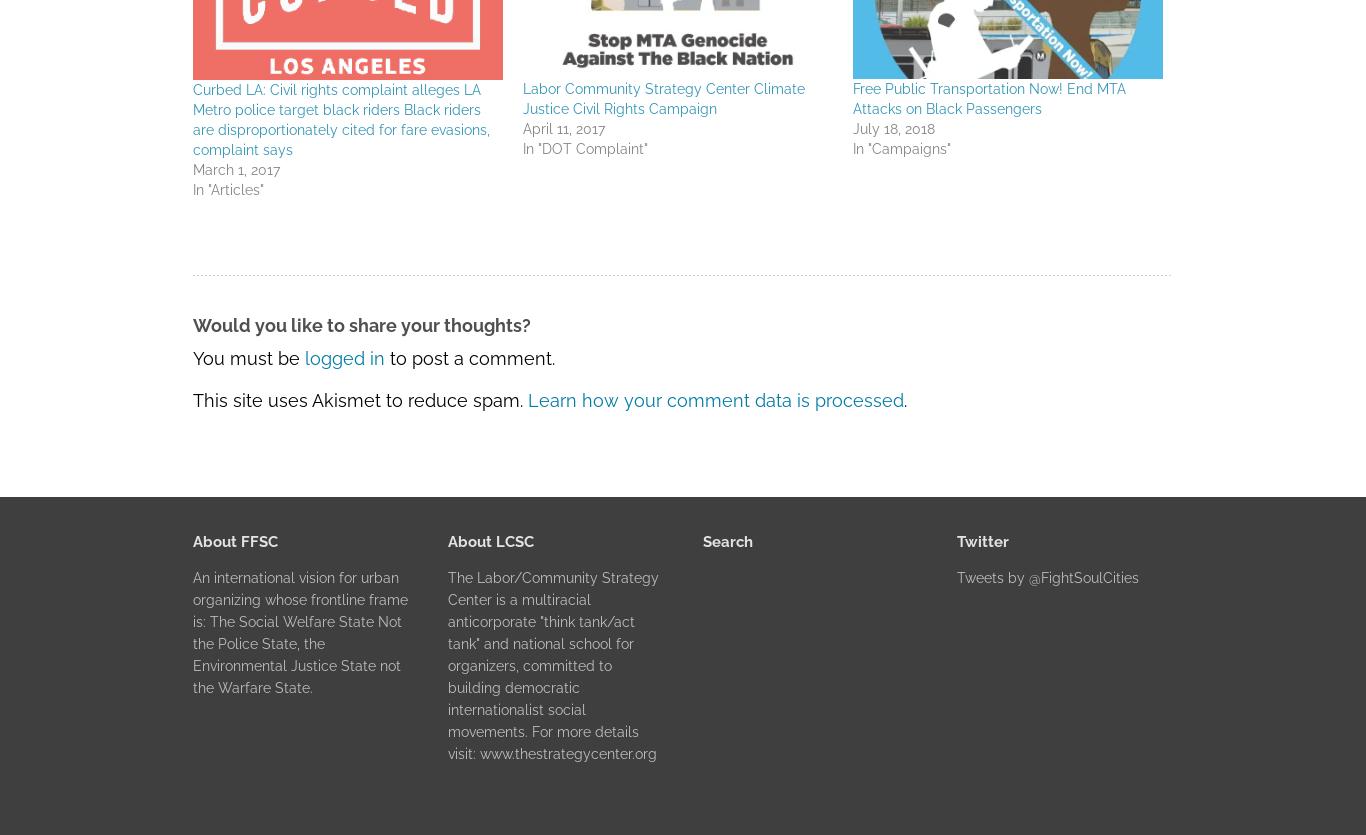 This screenshot has width=1366, height=835. I want to click on 'The Labor/Community Strategy Center is a multiracial anticorporate "think tank/act tank" and national school for organizers, committed to building democratic internationalist social movements.

For more details visit:', so click(552, 663).